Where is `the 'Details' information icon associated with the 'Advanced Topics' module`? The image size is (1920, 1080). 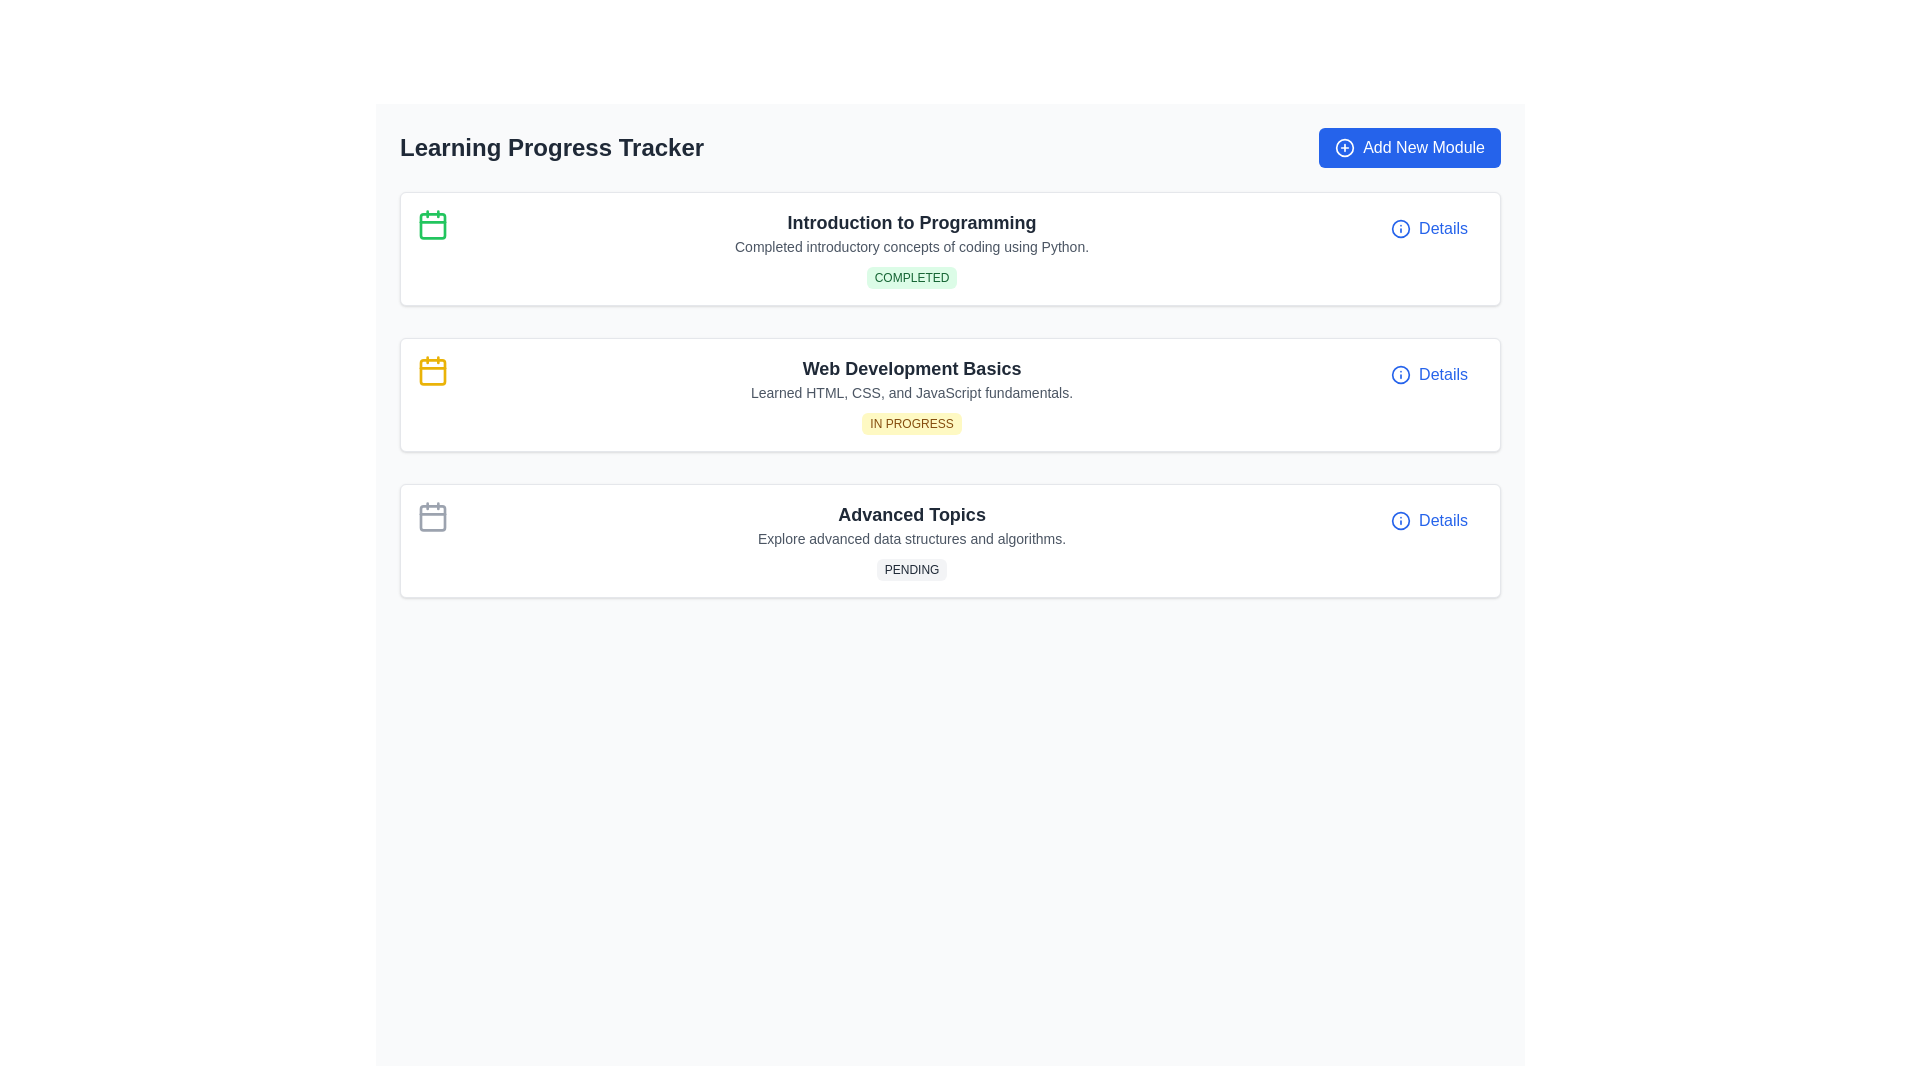 the 'Details' information icon associated with the 'Advanced Topics' module is located at coordinates (1400, 374).